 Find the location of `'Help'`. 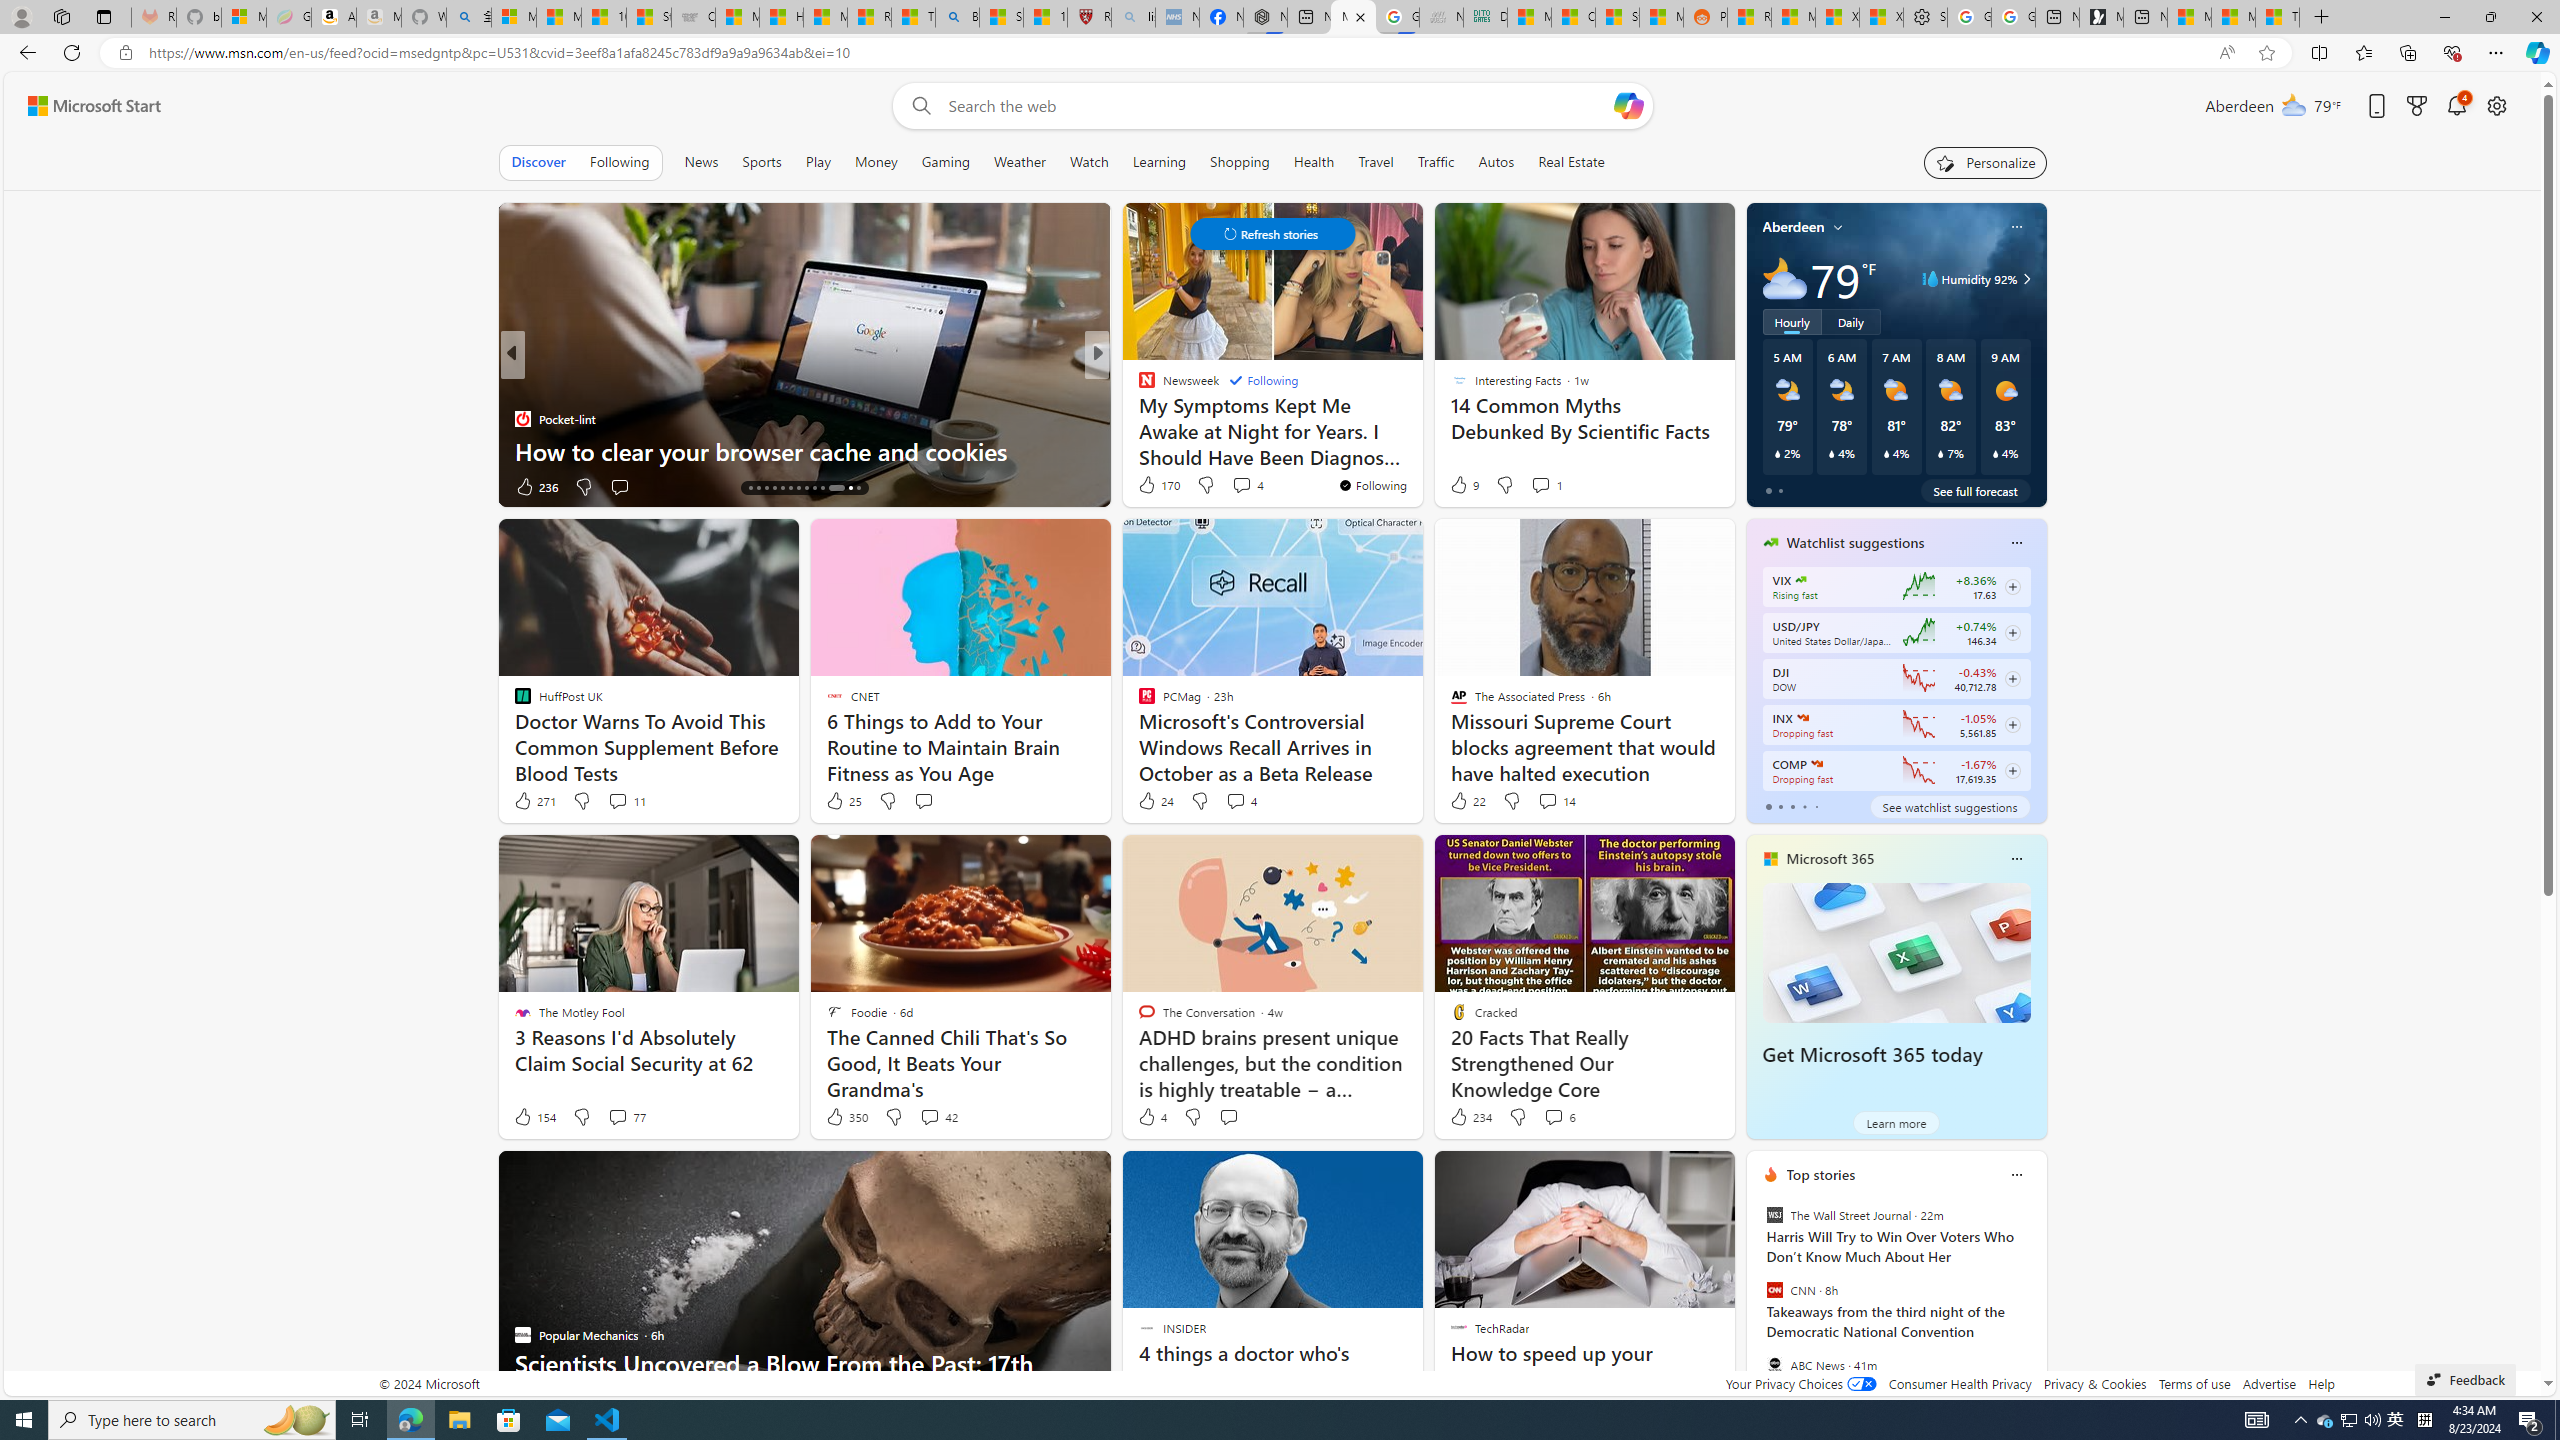

'Help' is located at coordinates (2320, 1382).